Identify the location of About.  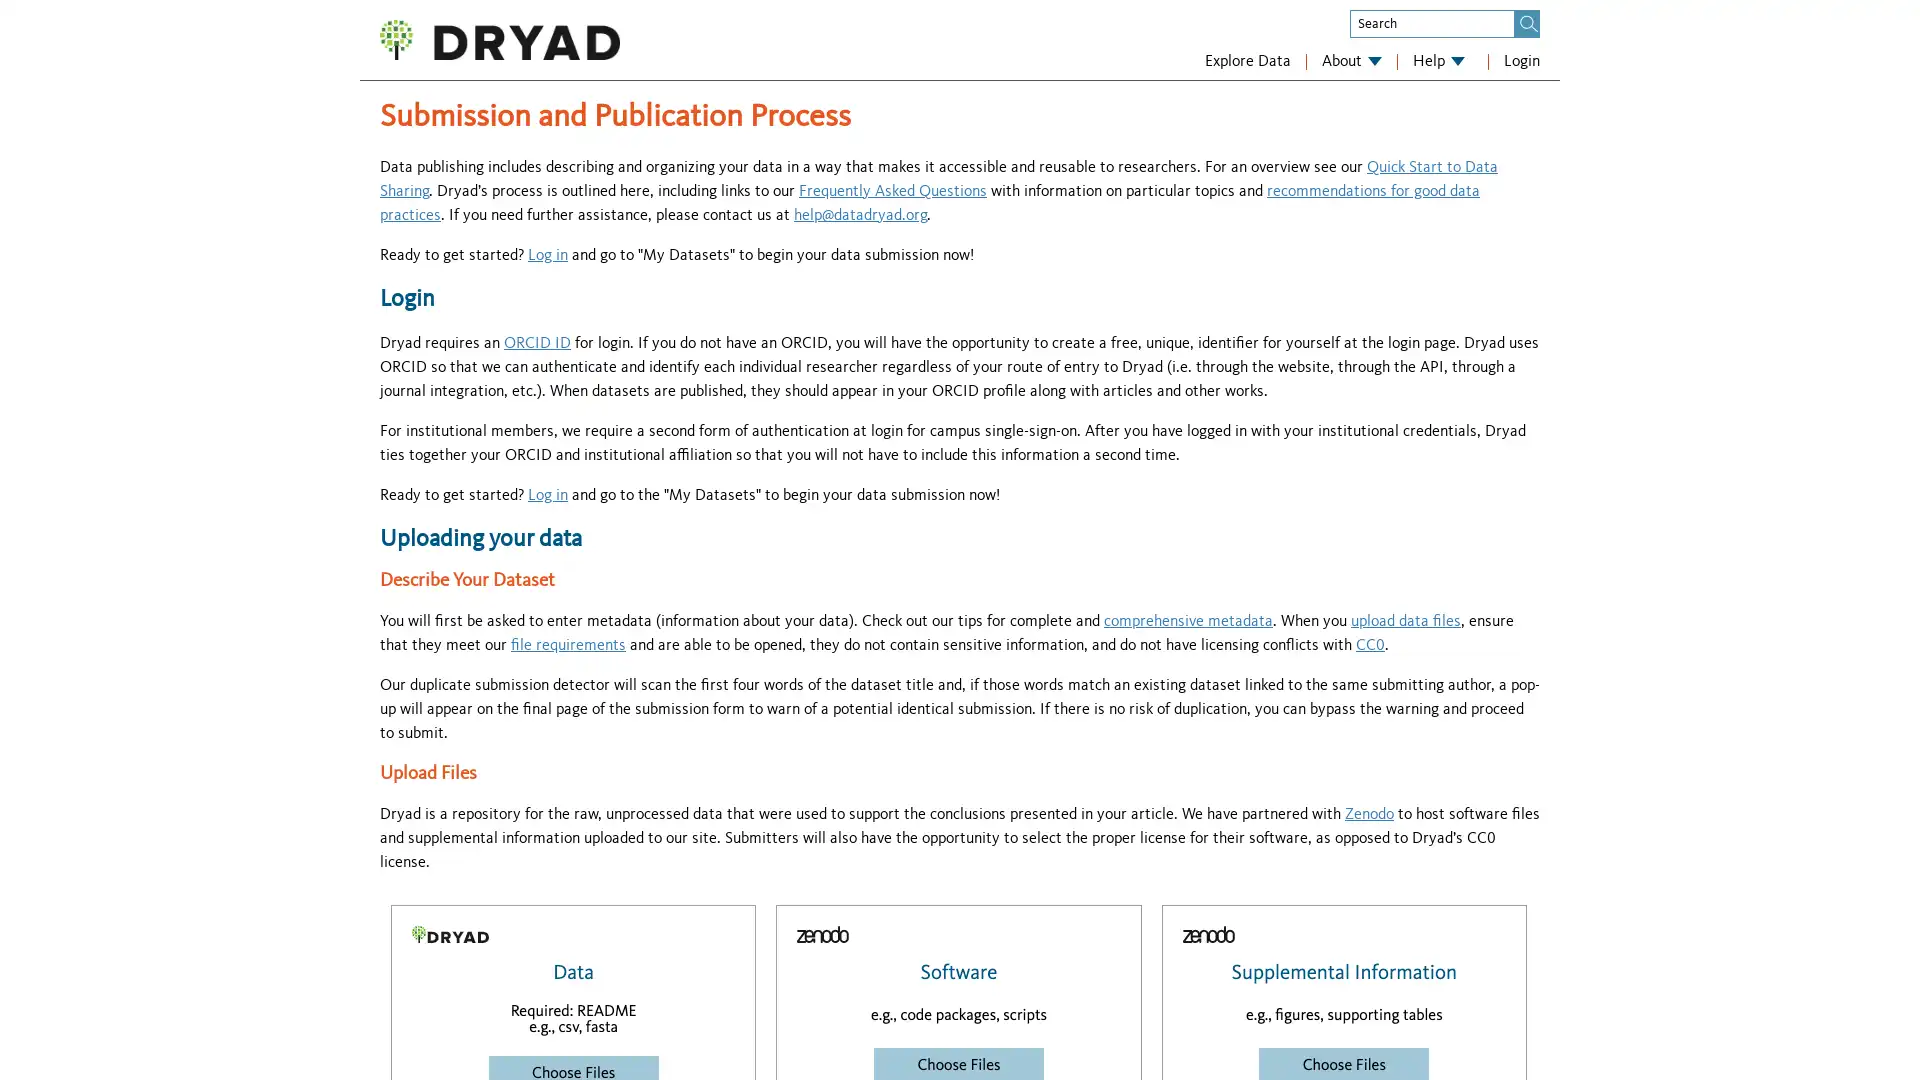
(1352, 60).